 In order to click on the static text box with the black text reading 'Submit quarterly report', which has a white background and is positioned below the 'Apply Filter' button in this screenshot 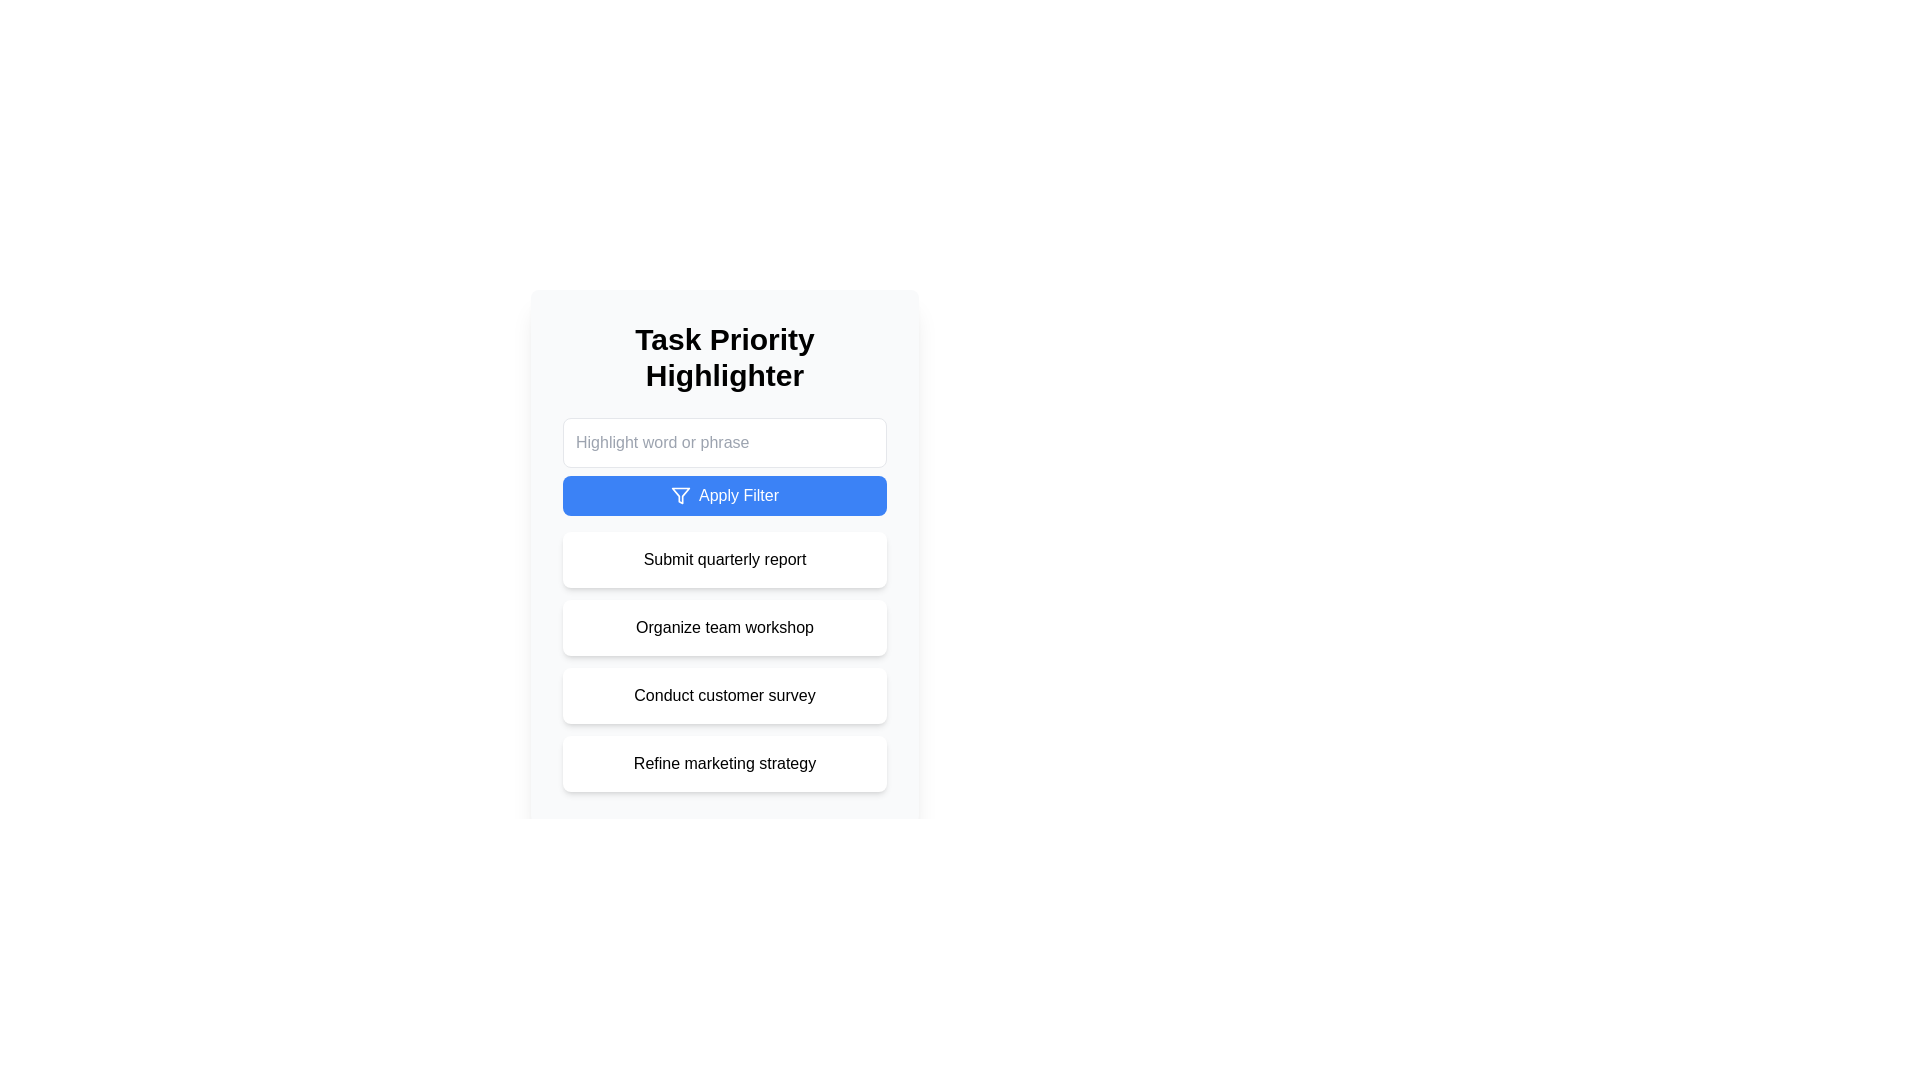, I will do `click(723, 559)`.